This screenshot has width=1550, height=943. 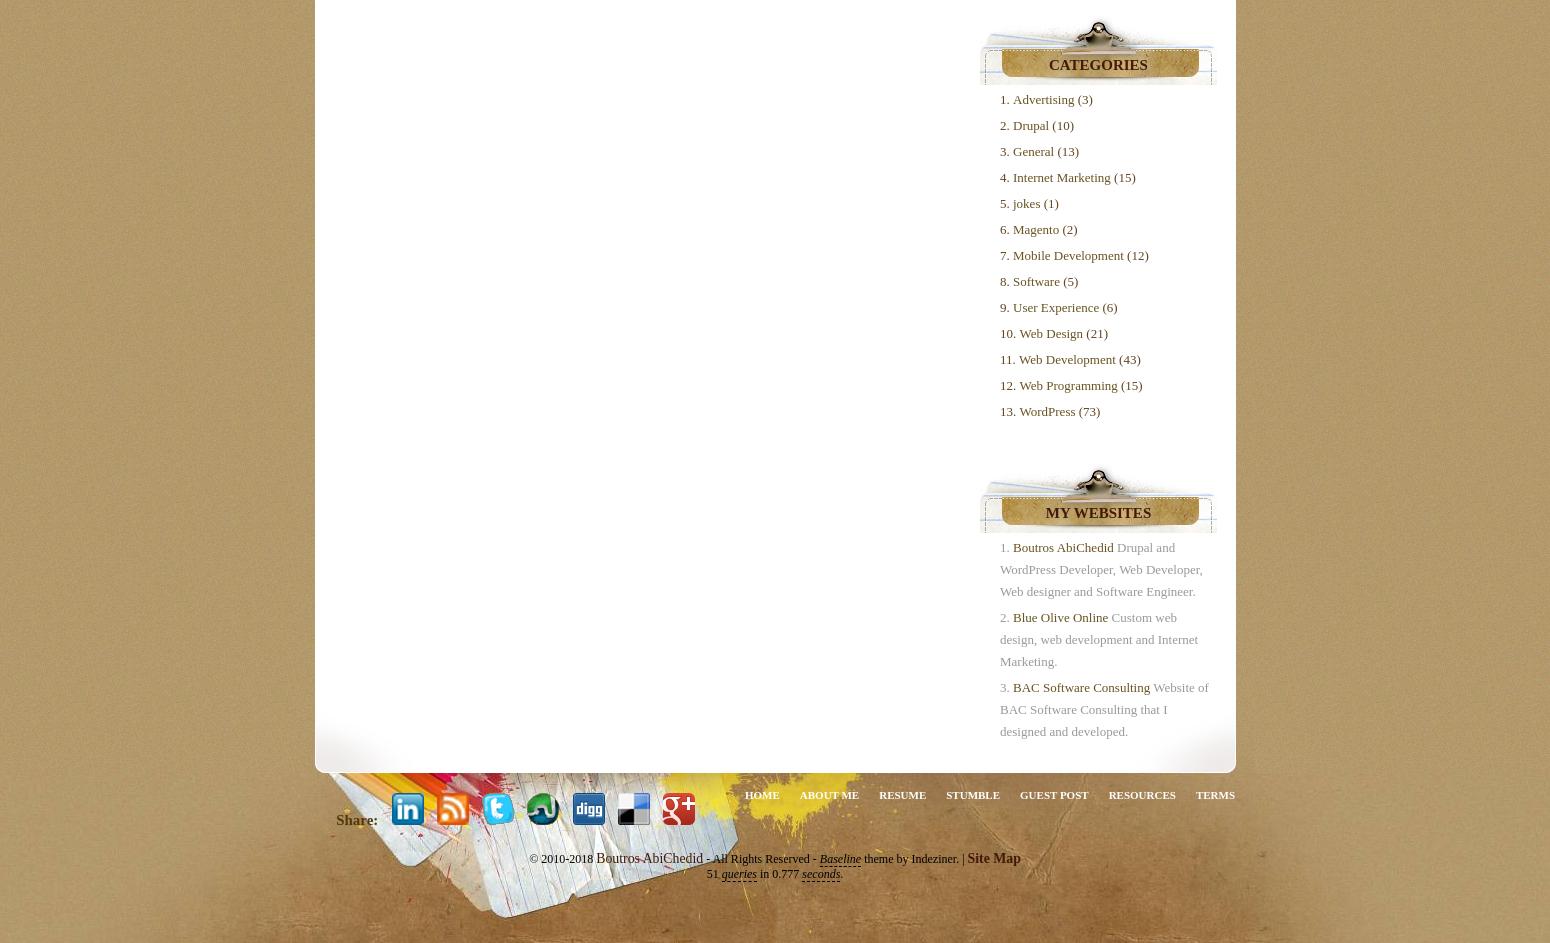 I want to click on 'General', so click(x=1033, y=151).